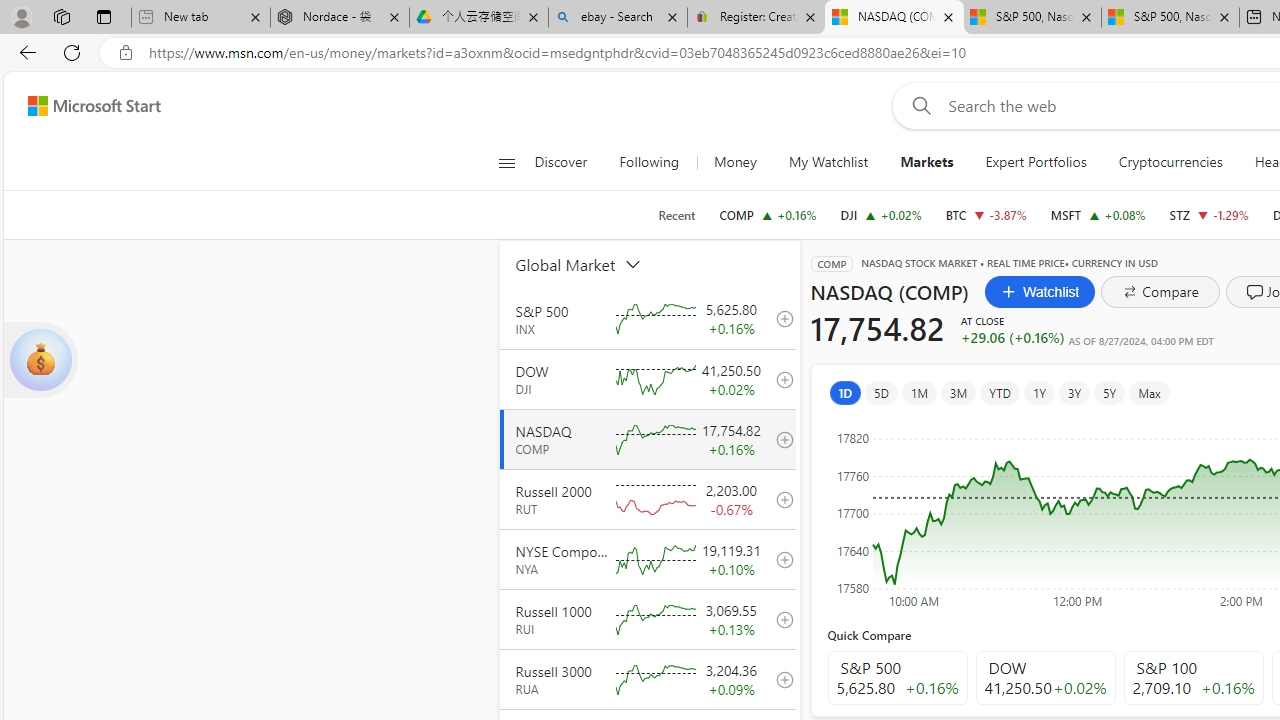  What do you see at coordinates (1170, 17) in the screenshot?
I see `'S&P 500, Nasdaq end lower, weighed by Nvidia dip | Watch'` at bounding box center [1170, 17].